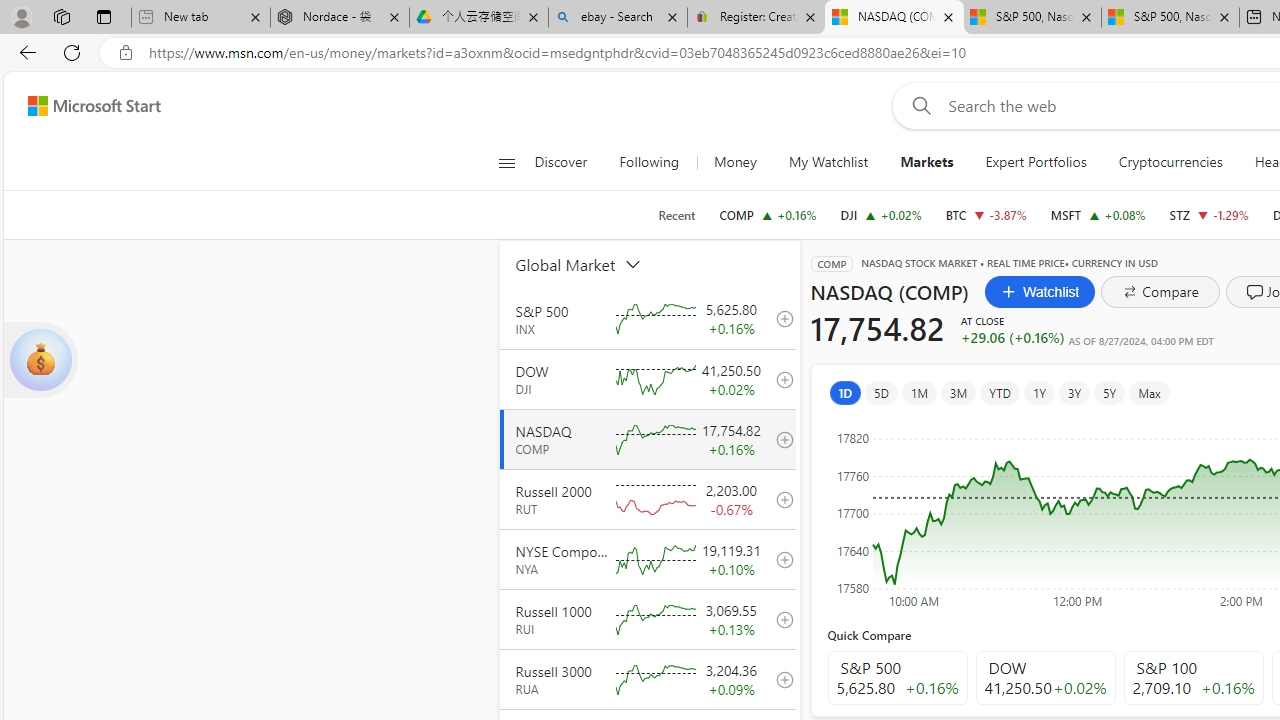  What do you see at coordinates (1170, 17) in the screenshot?
I see `'S&P 500, Nasdaq end lower, weighed by Nvidia dip | Watch'` at bounding box center [1170, 17].